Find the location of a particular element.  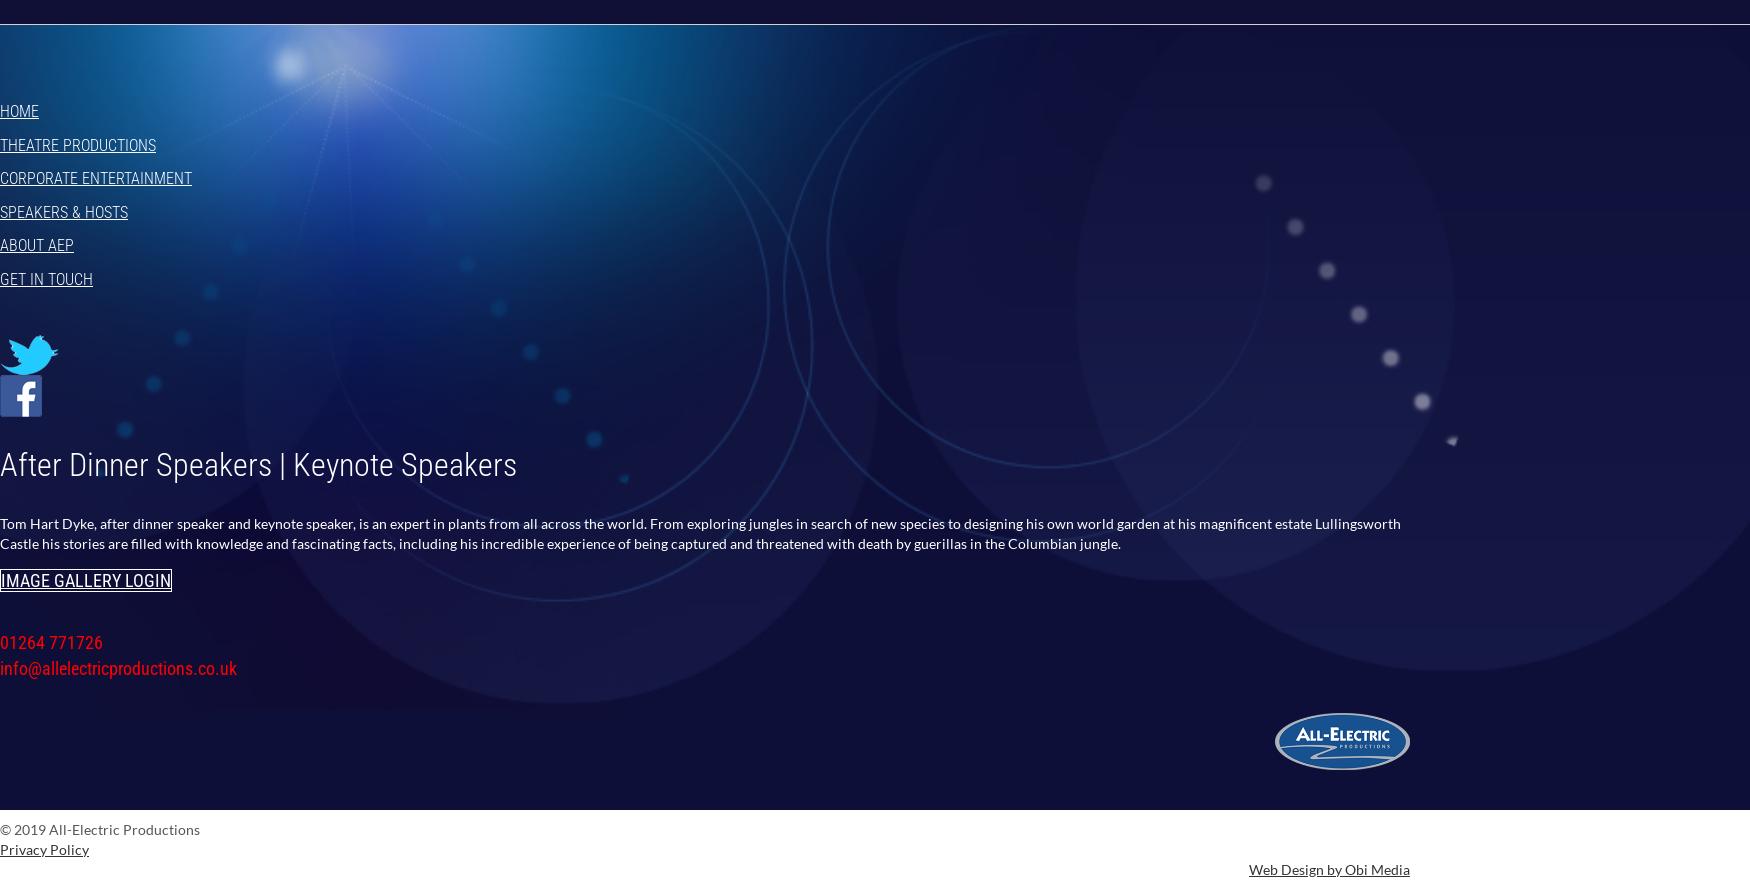

'Corporate Entertainment' is located at coordinates (96, 178).